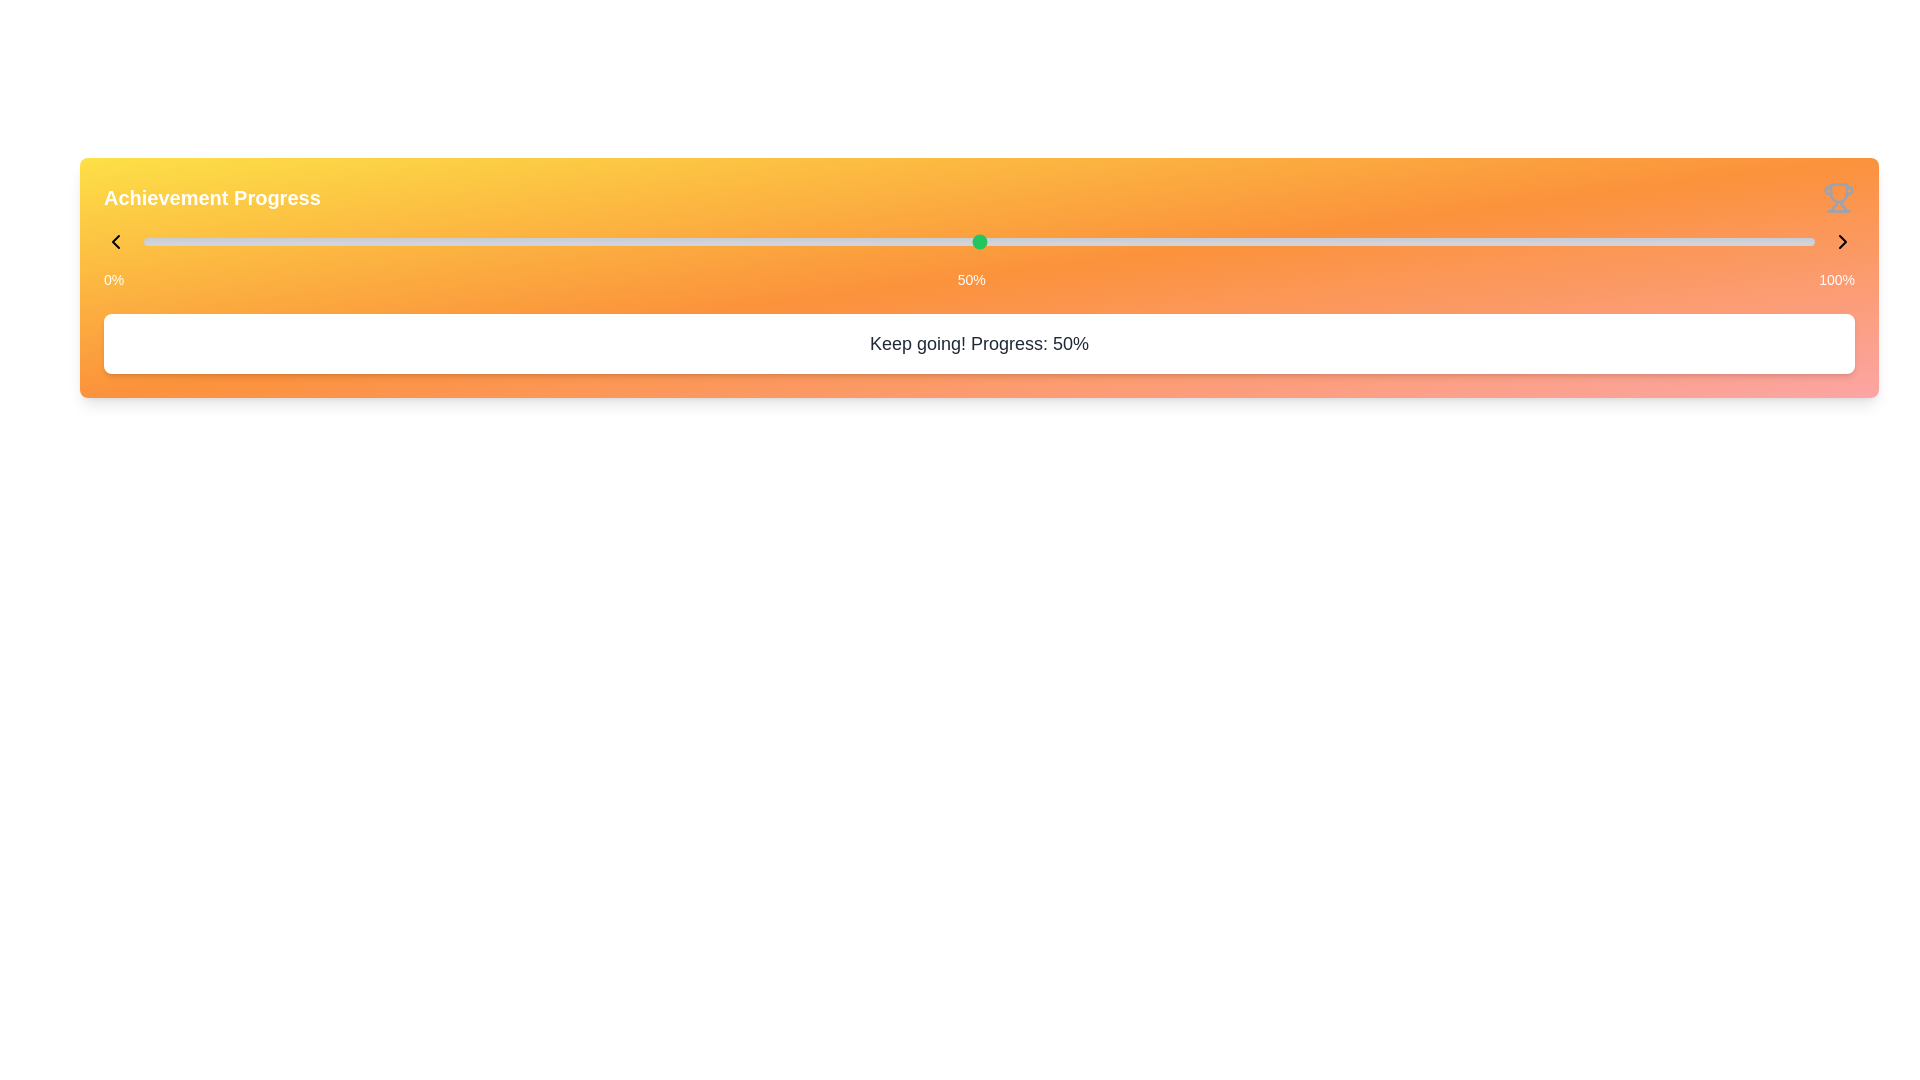 The image size is (1920, 1080). I want to click on the text label that indicates full completion of the progress bar, located at the rightmost end of the progress bar, so click(1837, 280).